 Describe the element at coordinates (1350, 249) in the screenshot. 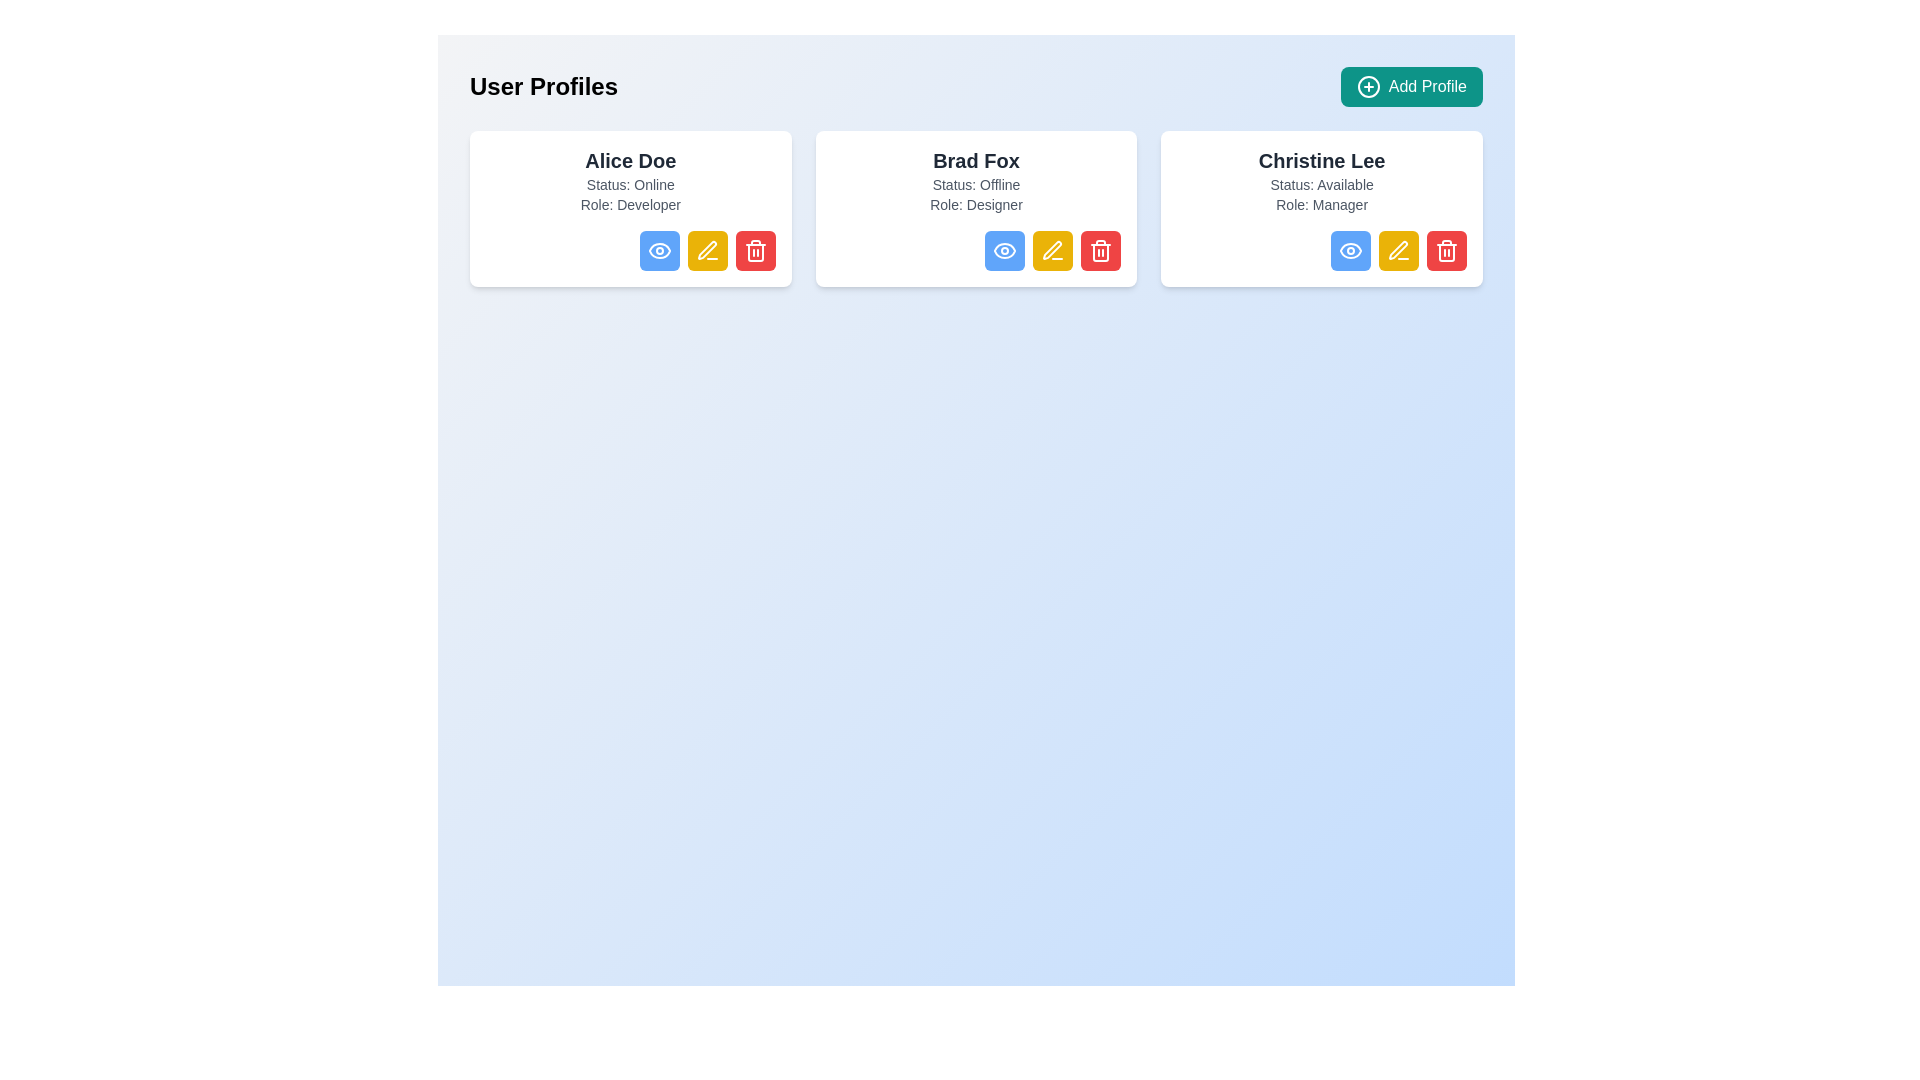

I see `the blue button with a rounded rectangular shape featuring a white eye icon in the center` at that location.